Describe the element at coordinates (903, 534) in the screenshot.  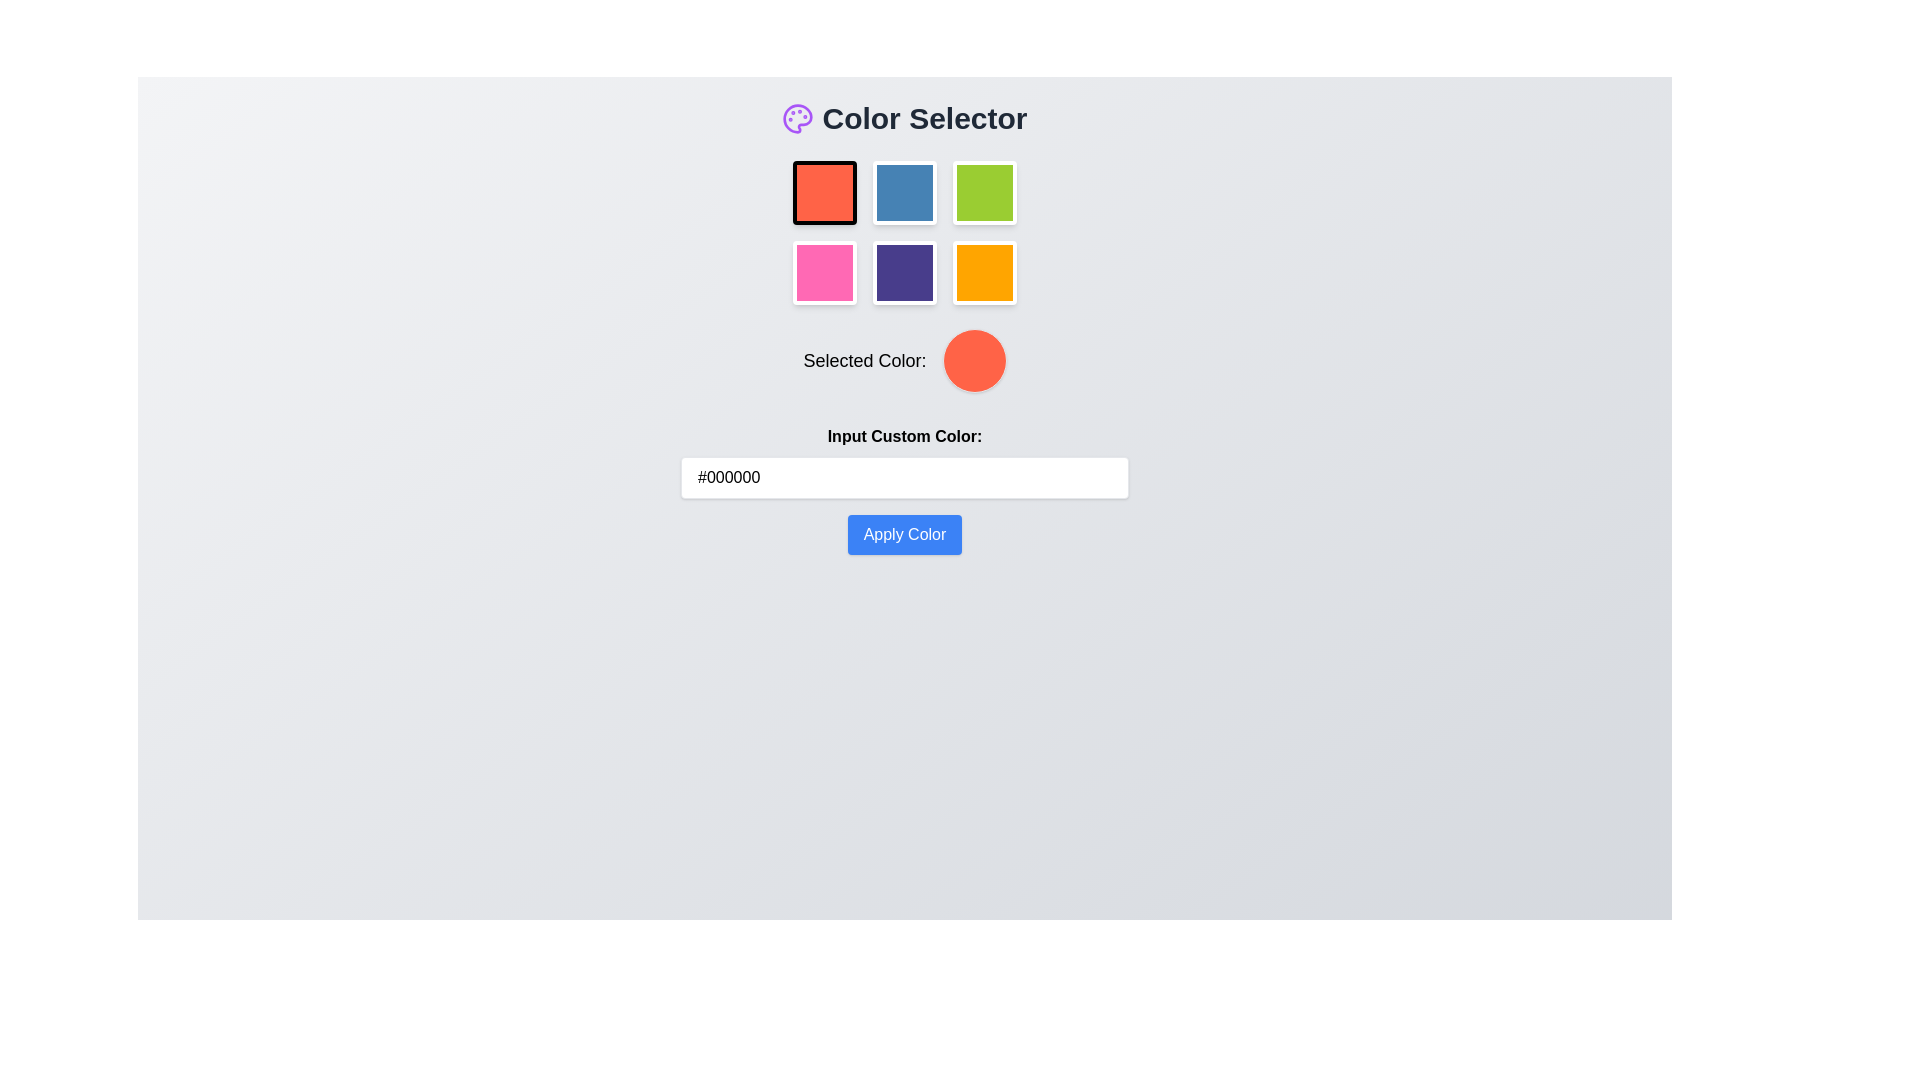
I see `the 'Apply Color' button located below the 'Input Custom Color:' text input box` at that location.